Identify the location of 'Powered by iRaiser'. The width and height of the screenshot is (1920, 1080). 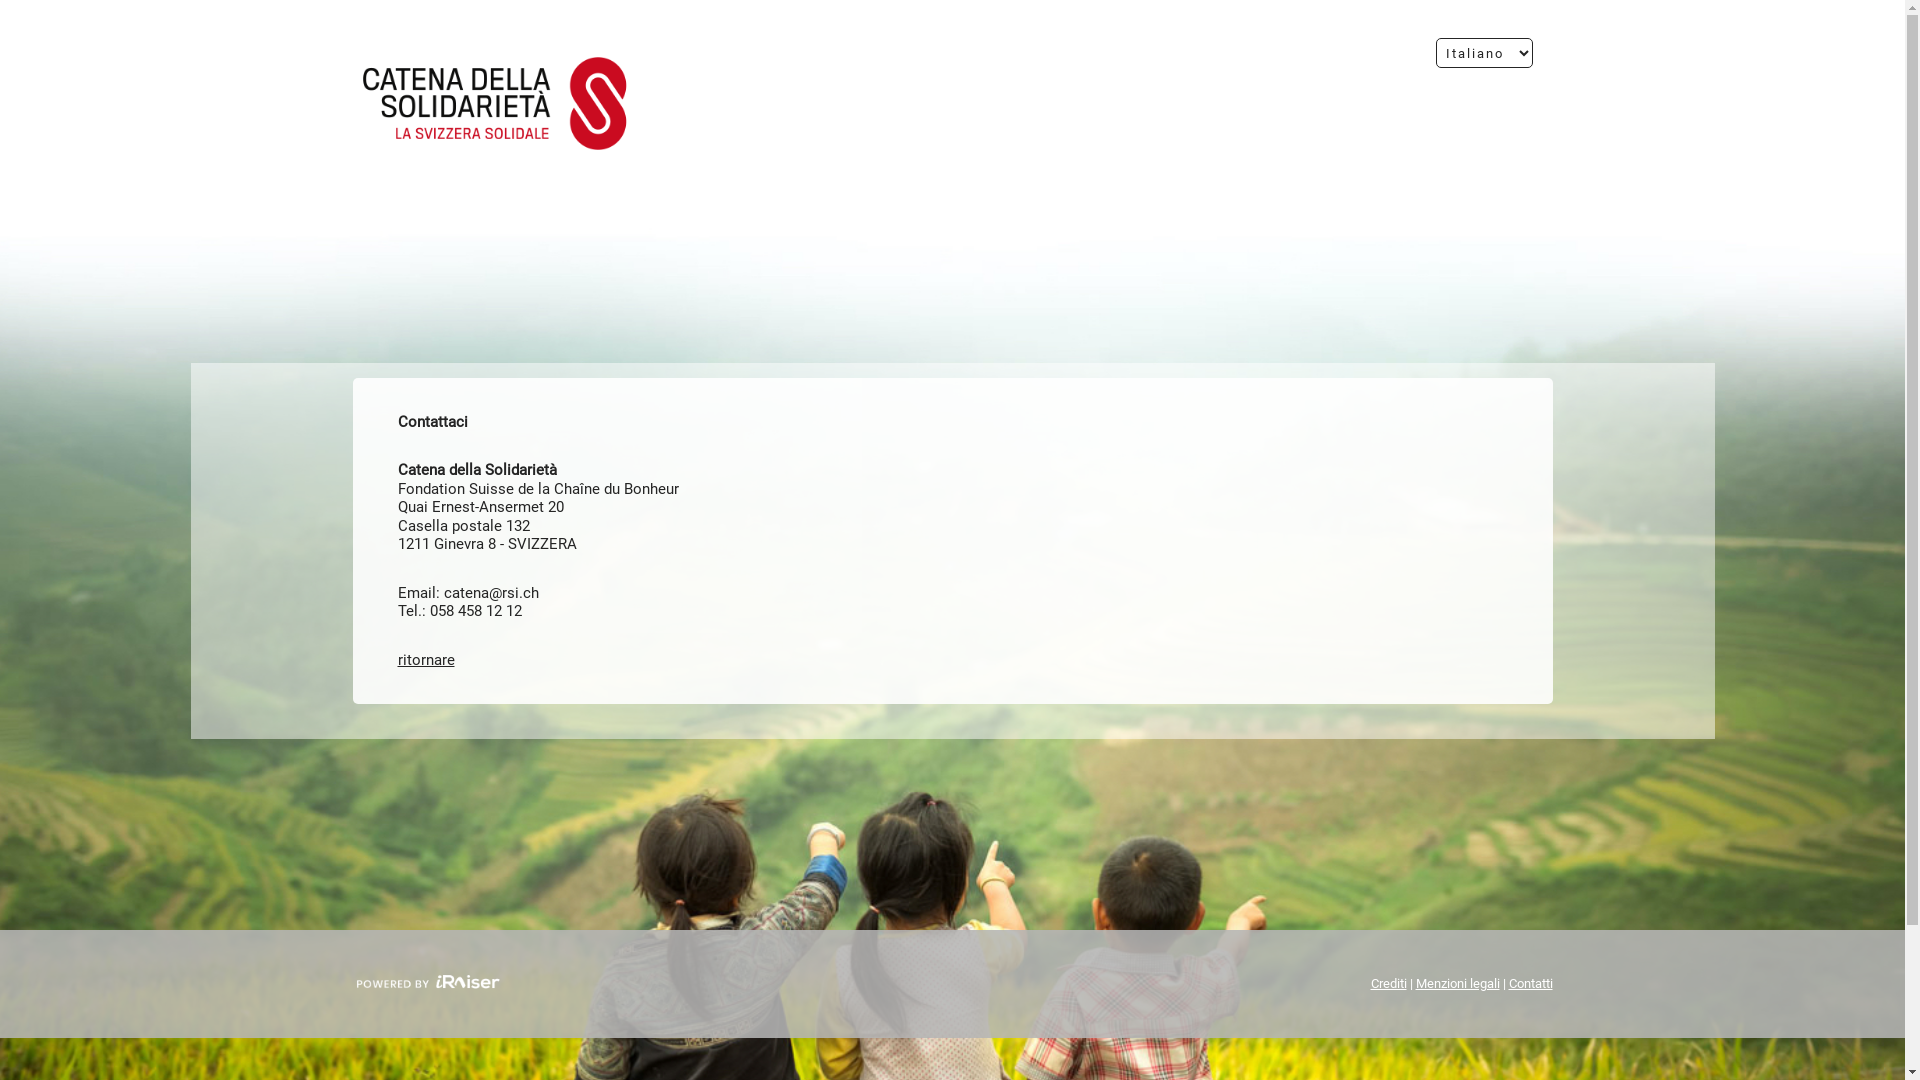
(426, 982).